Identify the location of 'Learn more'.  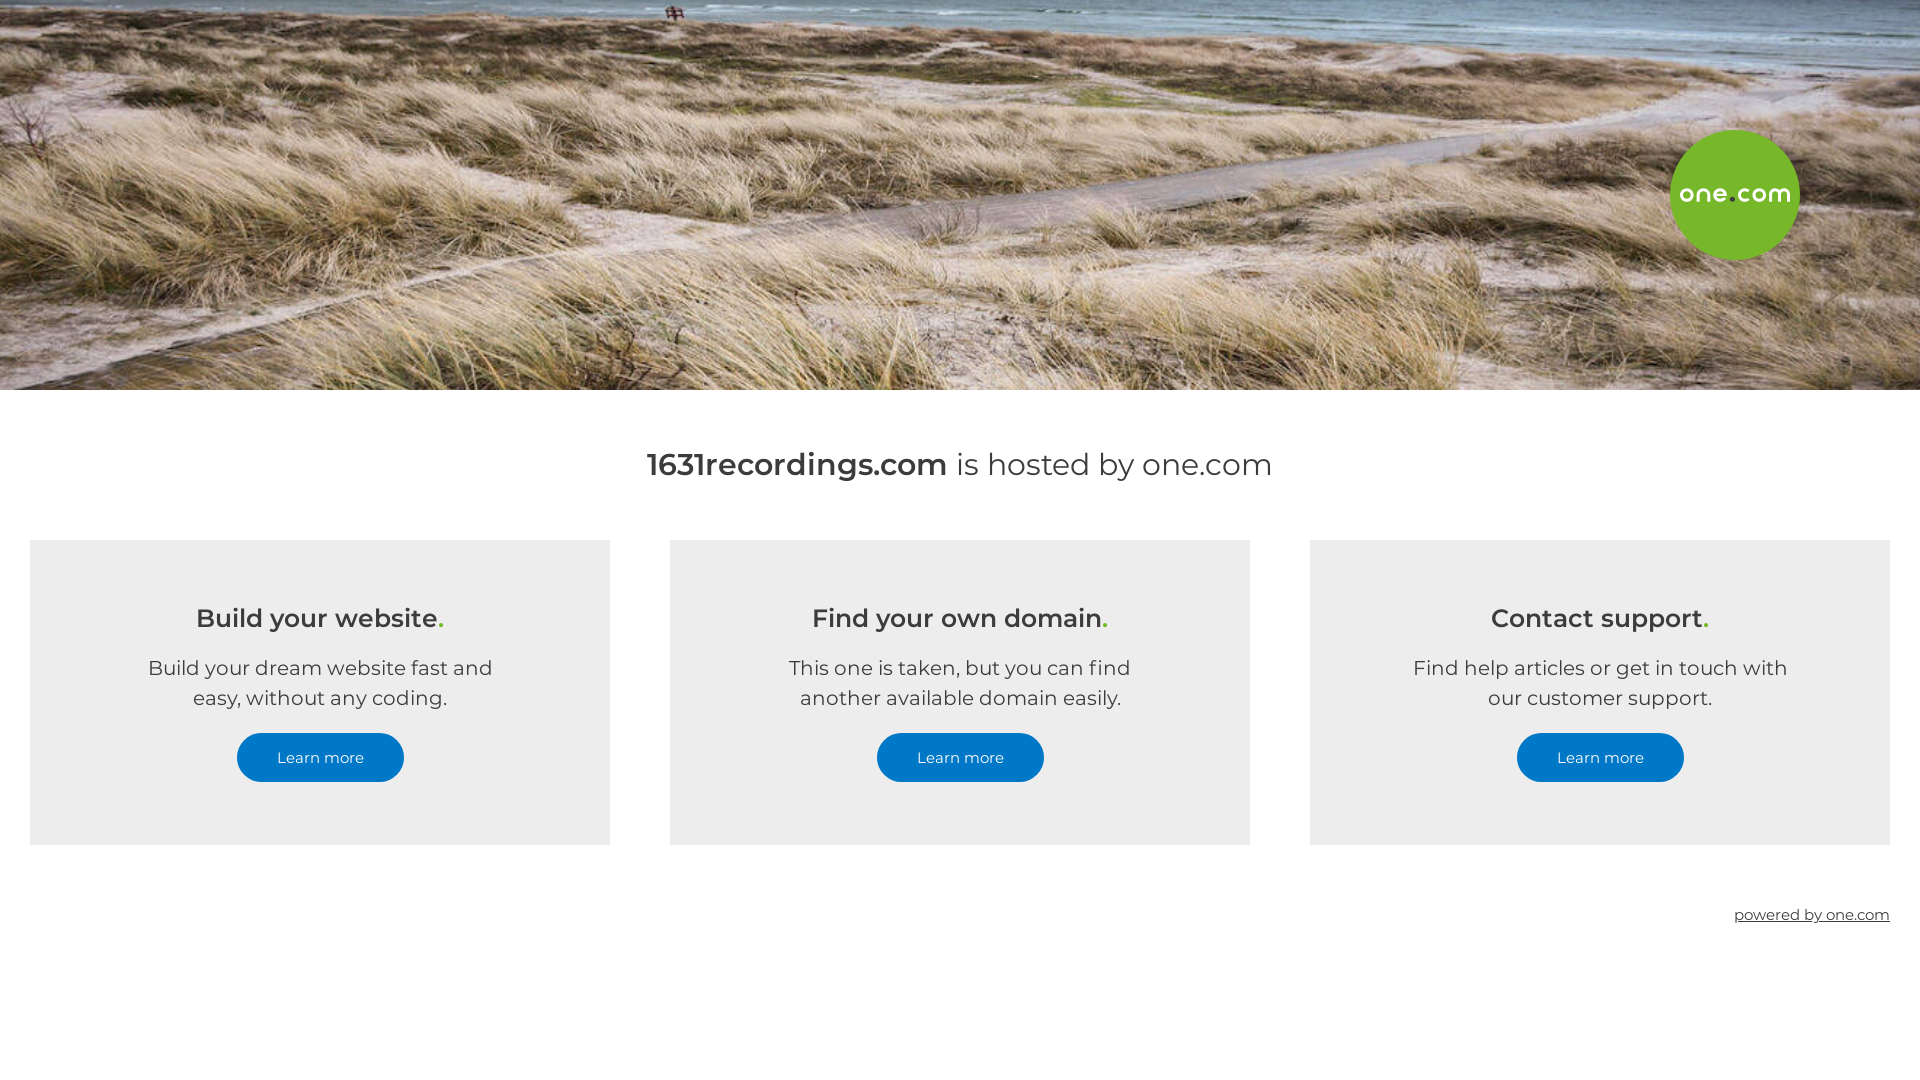
(1598, 757).